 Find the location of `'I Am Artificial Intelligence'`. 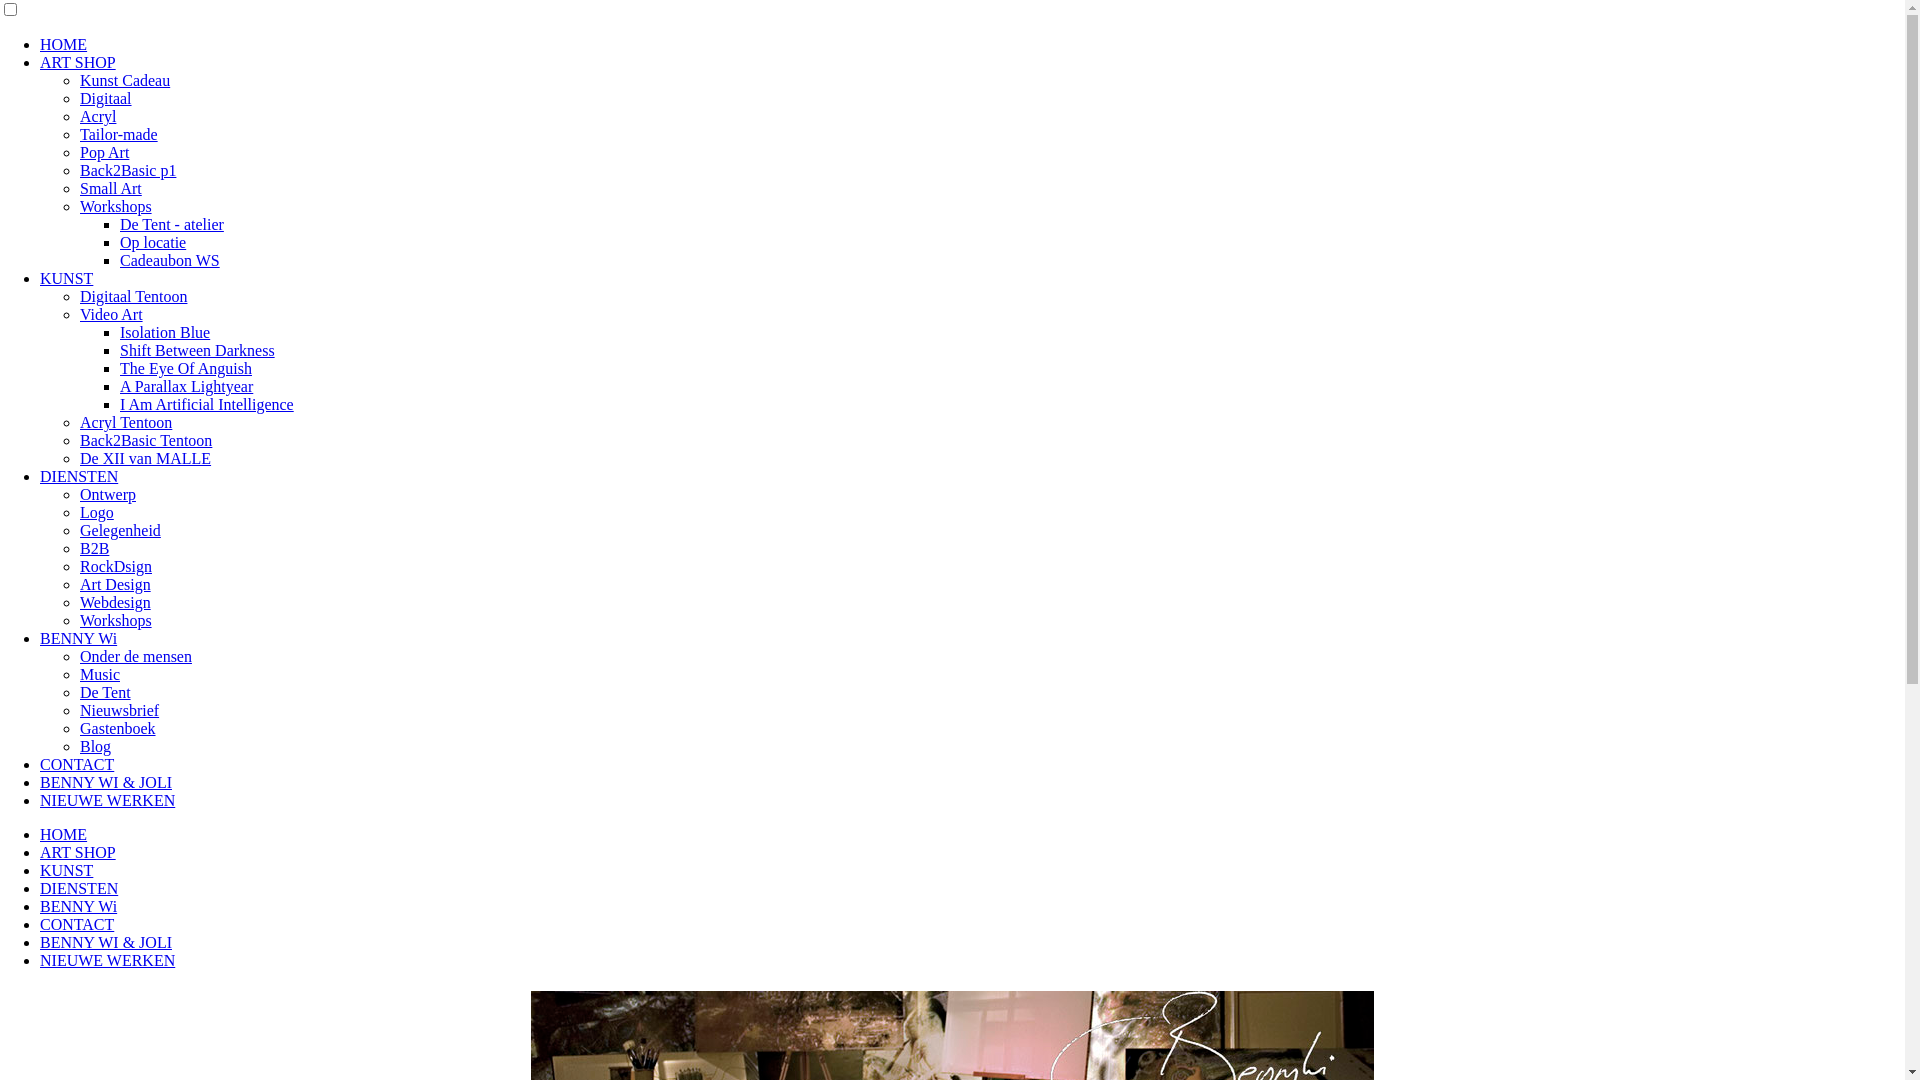

'I Am Artificial Intelligence' is located at coordinates (206, 404).